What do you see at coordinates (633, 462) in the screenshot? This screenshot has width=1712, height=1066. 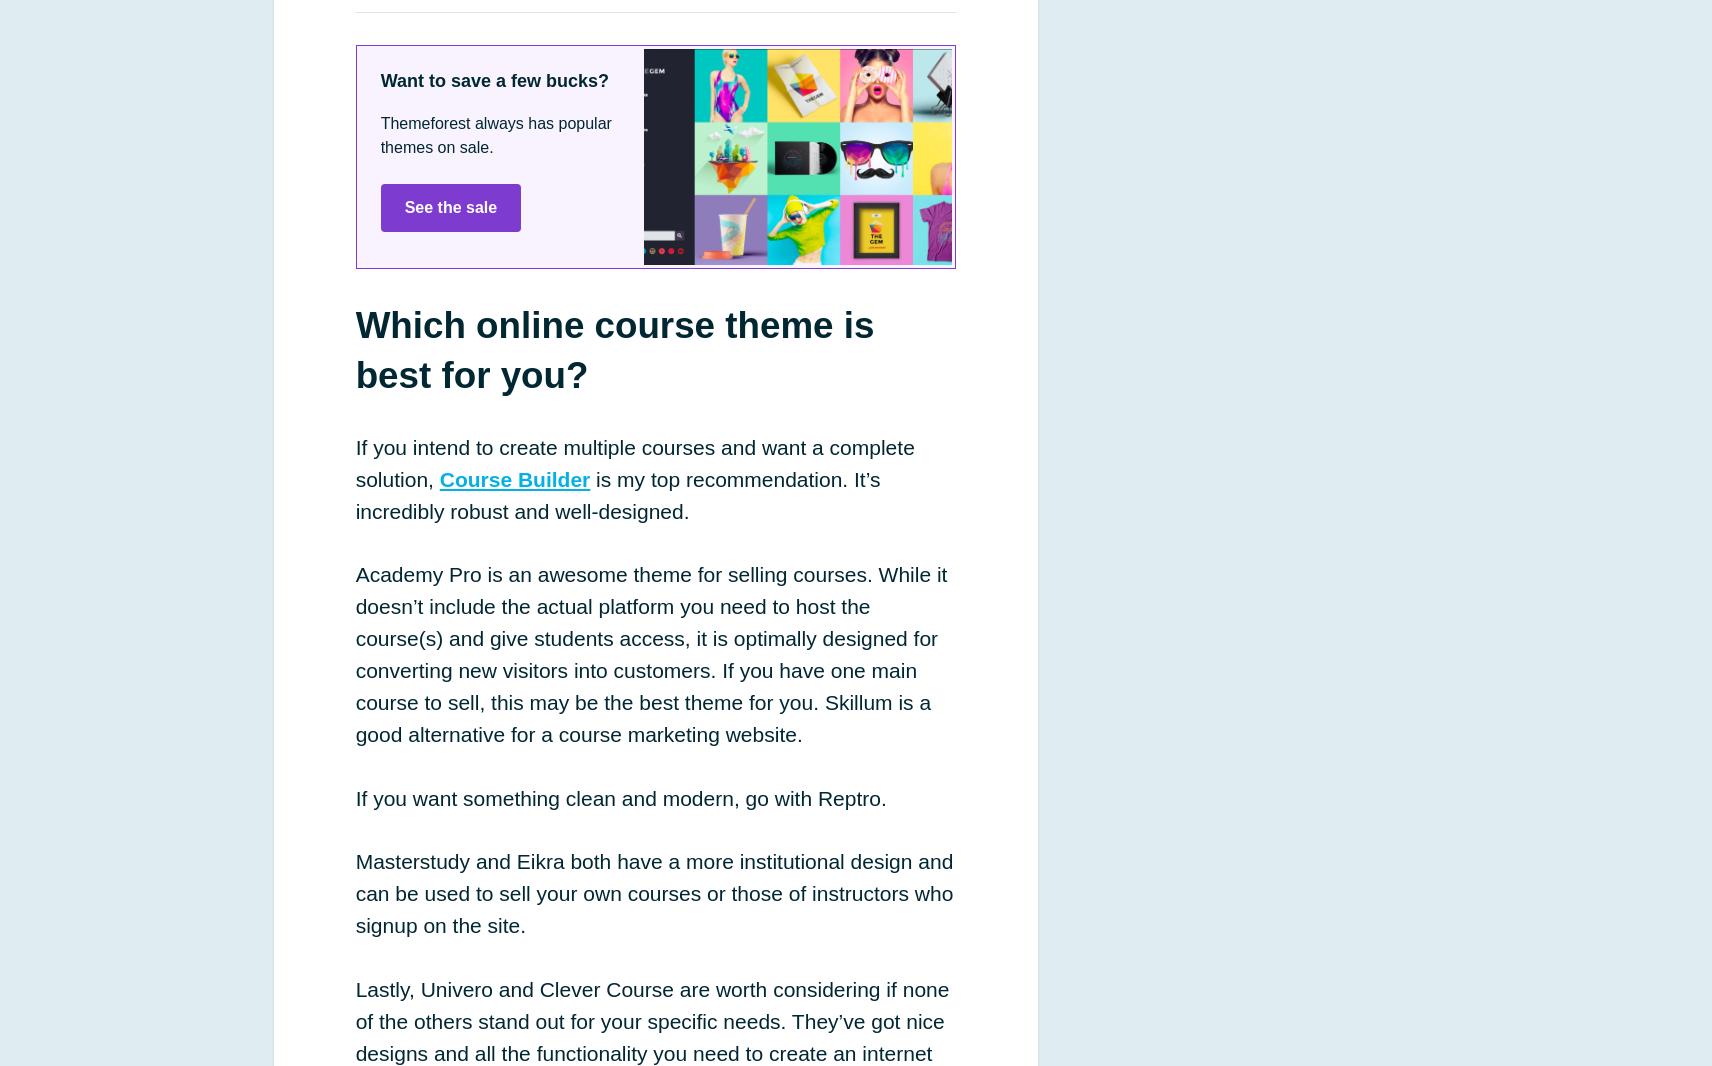 I see `'If you intend to create multiple courses and want a complete solution,'` at bounding box center [633, 462].